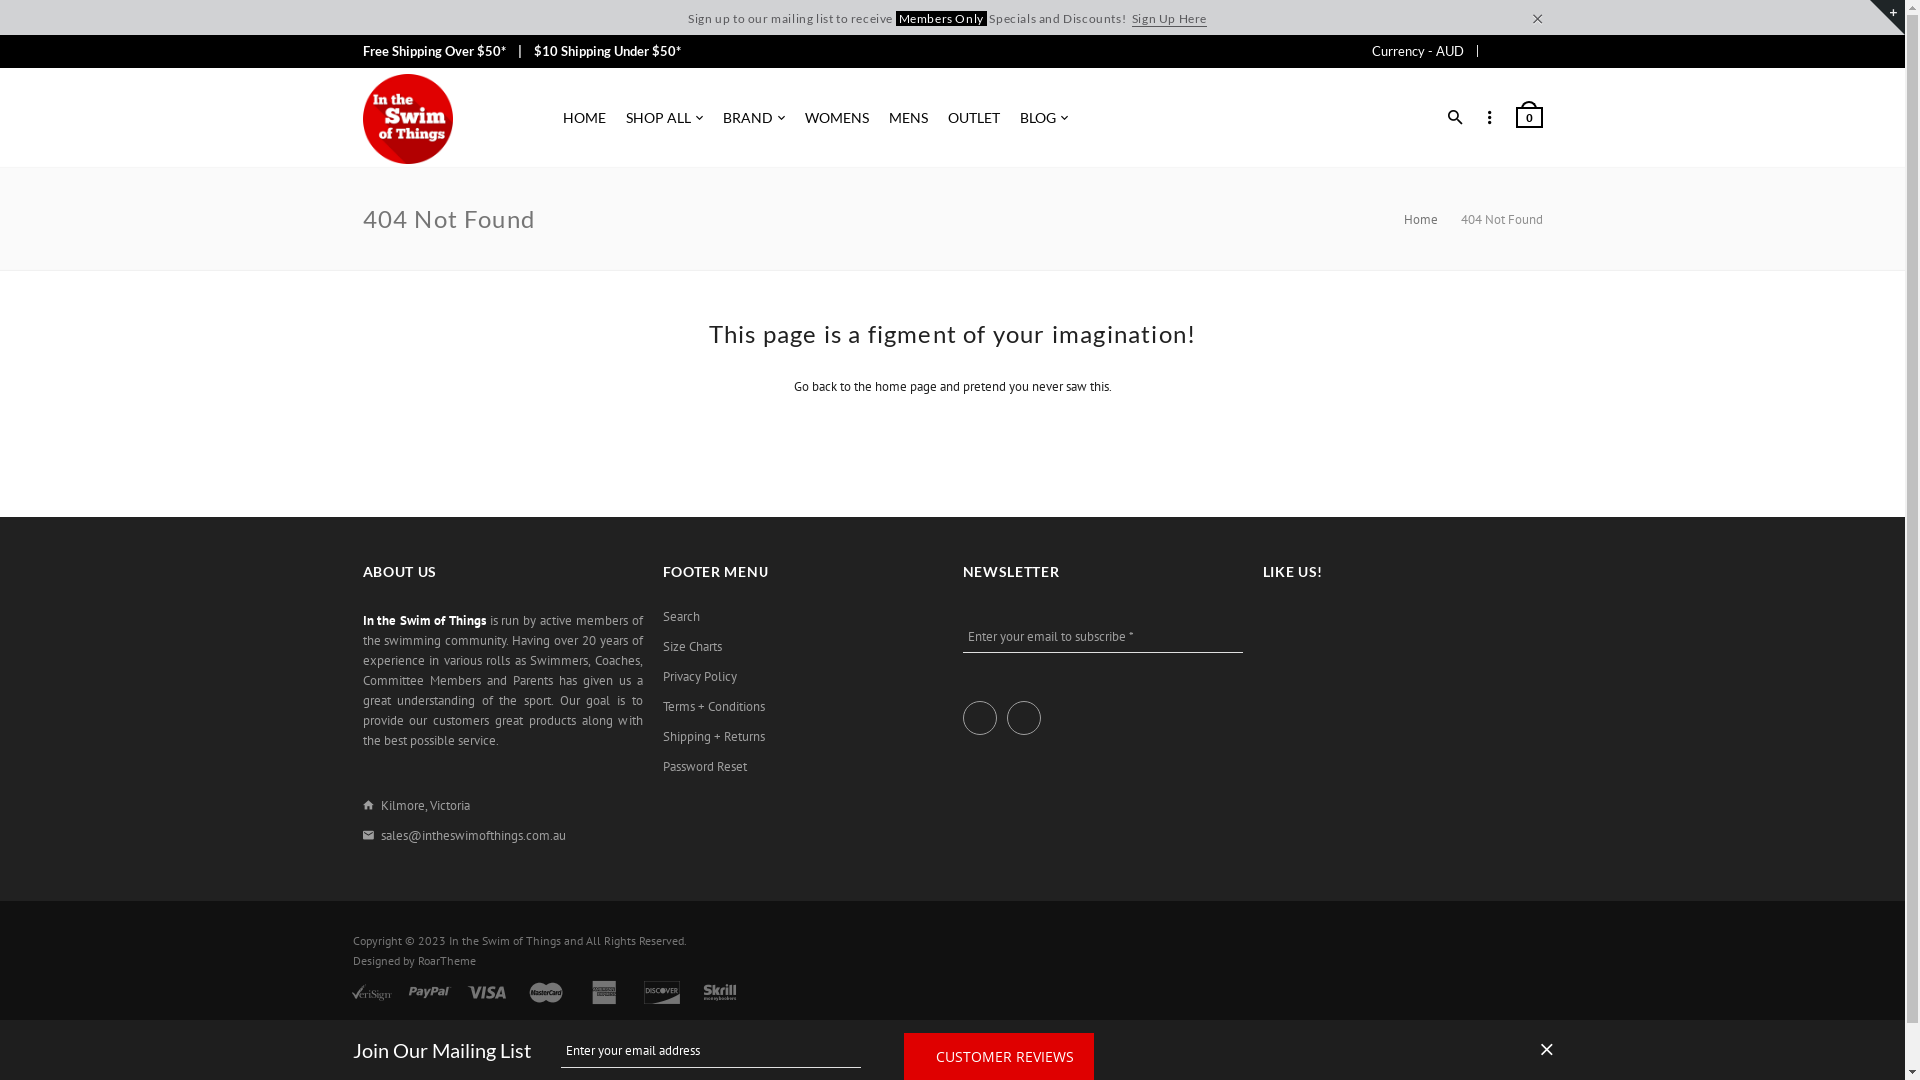 The height and width of the screenshot is (1080, 1920). What do you see at coordinates (471, 835) in the screenshot?
I see `'sales@intheswimofthings.com.au'` at bounding box center [471, 835].